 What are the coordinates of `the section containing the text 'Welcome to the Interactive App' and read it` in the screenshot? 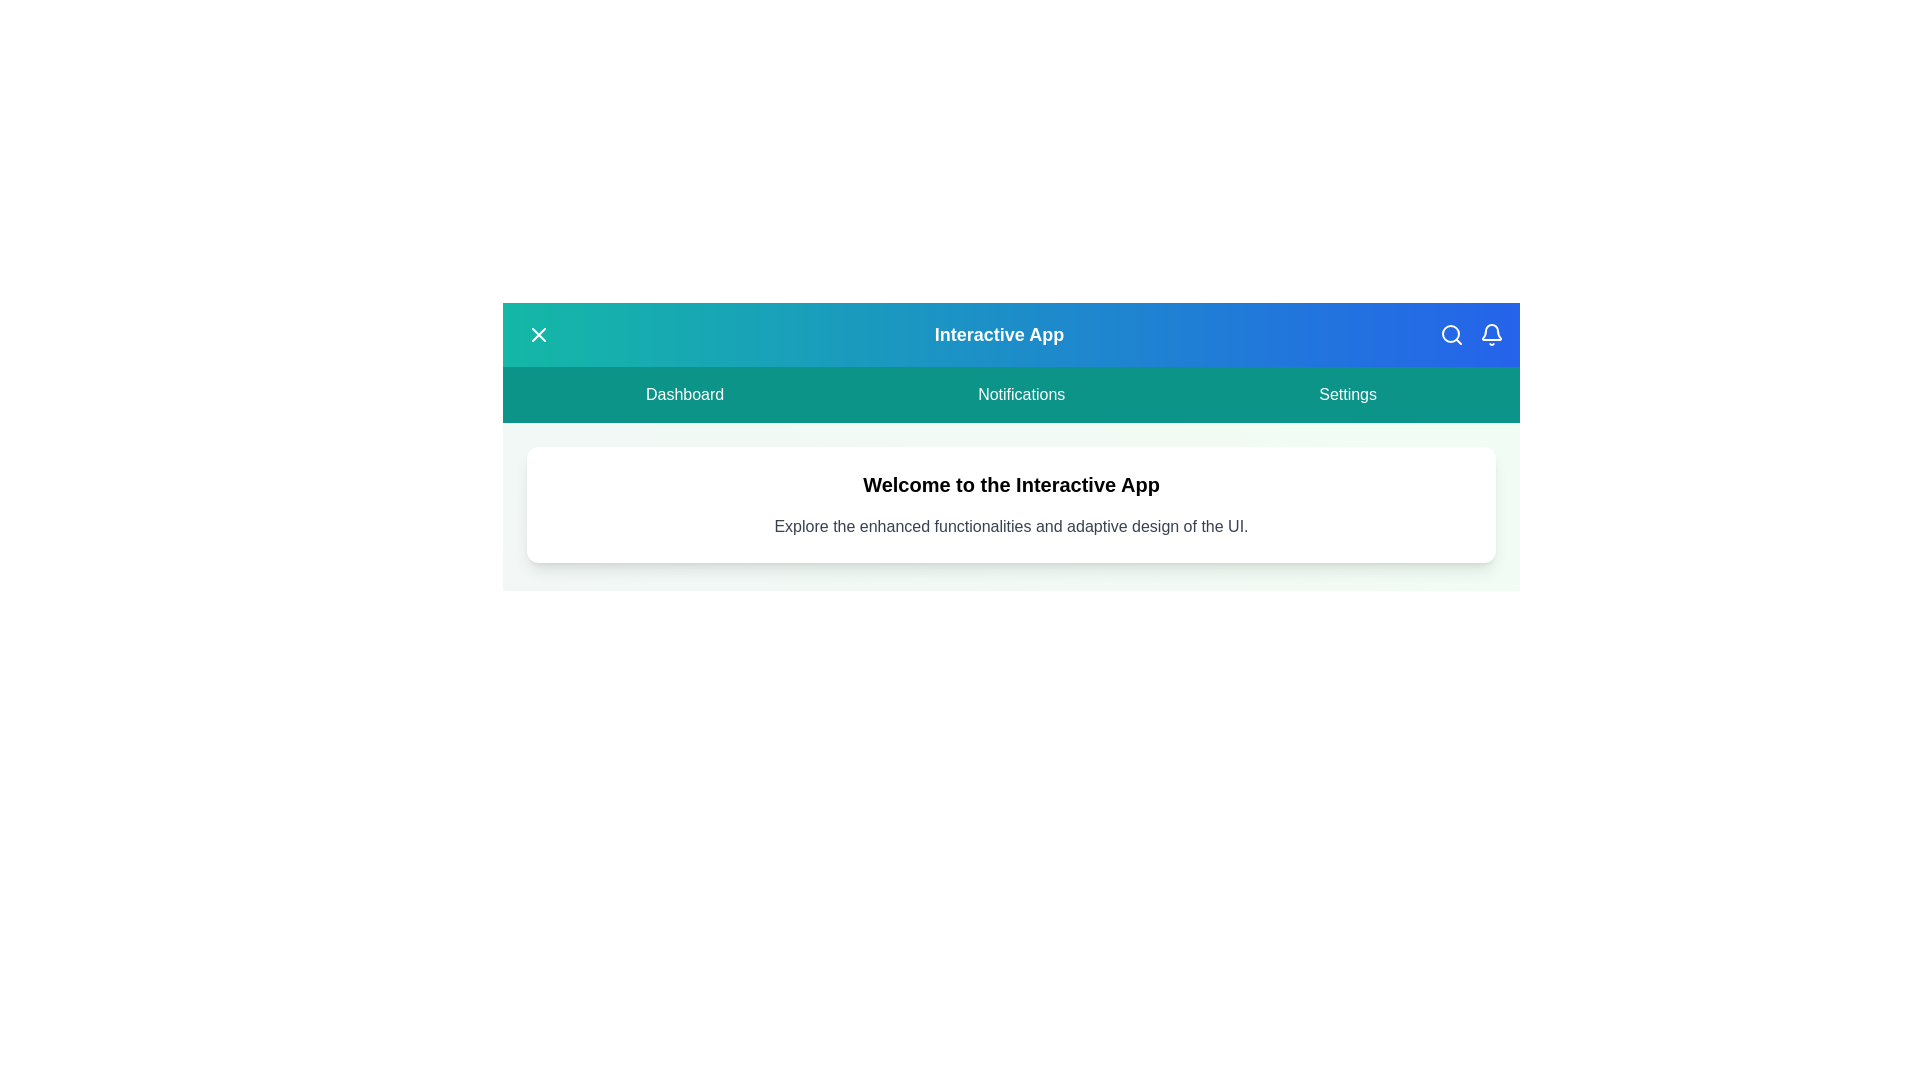 It's located at (1011, 485).